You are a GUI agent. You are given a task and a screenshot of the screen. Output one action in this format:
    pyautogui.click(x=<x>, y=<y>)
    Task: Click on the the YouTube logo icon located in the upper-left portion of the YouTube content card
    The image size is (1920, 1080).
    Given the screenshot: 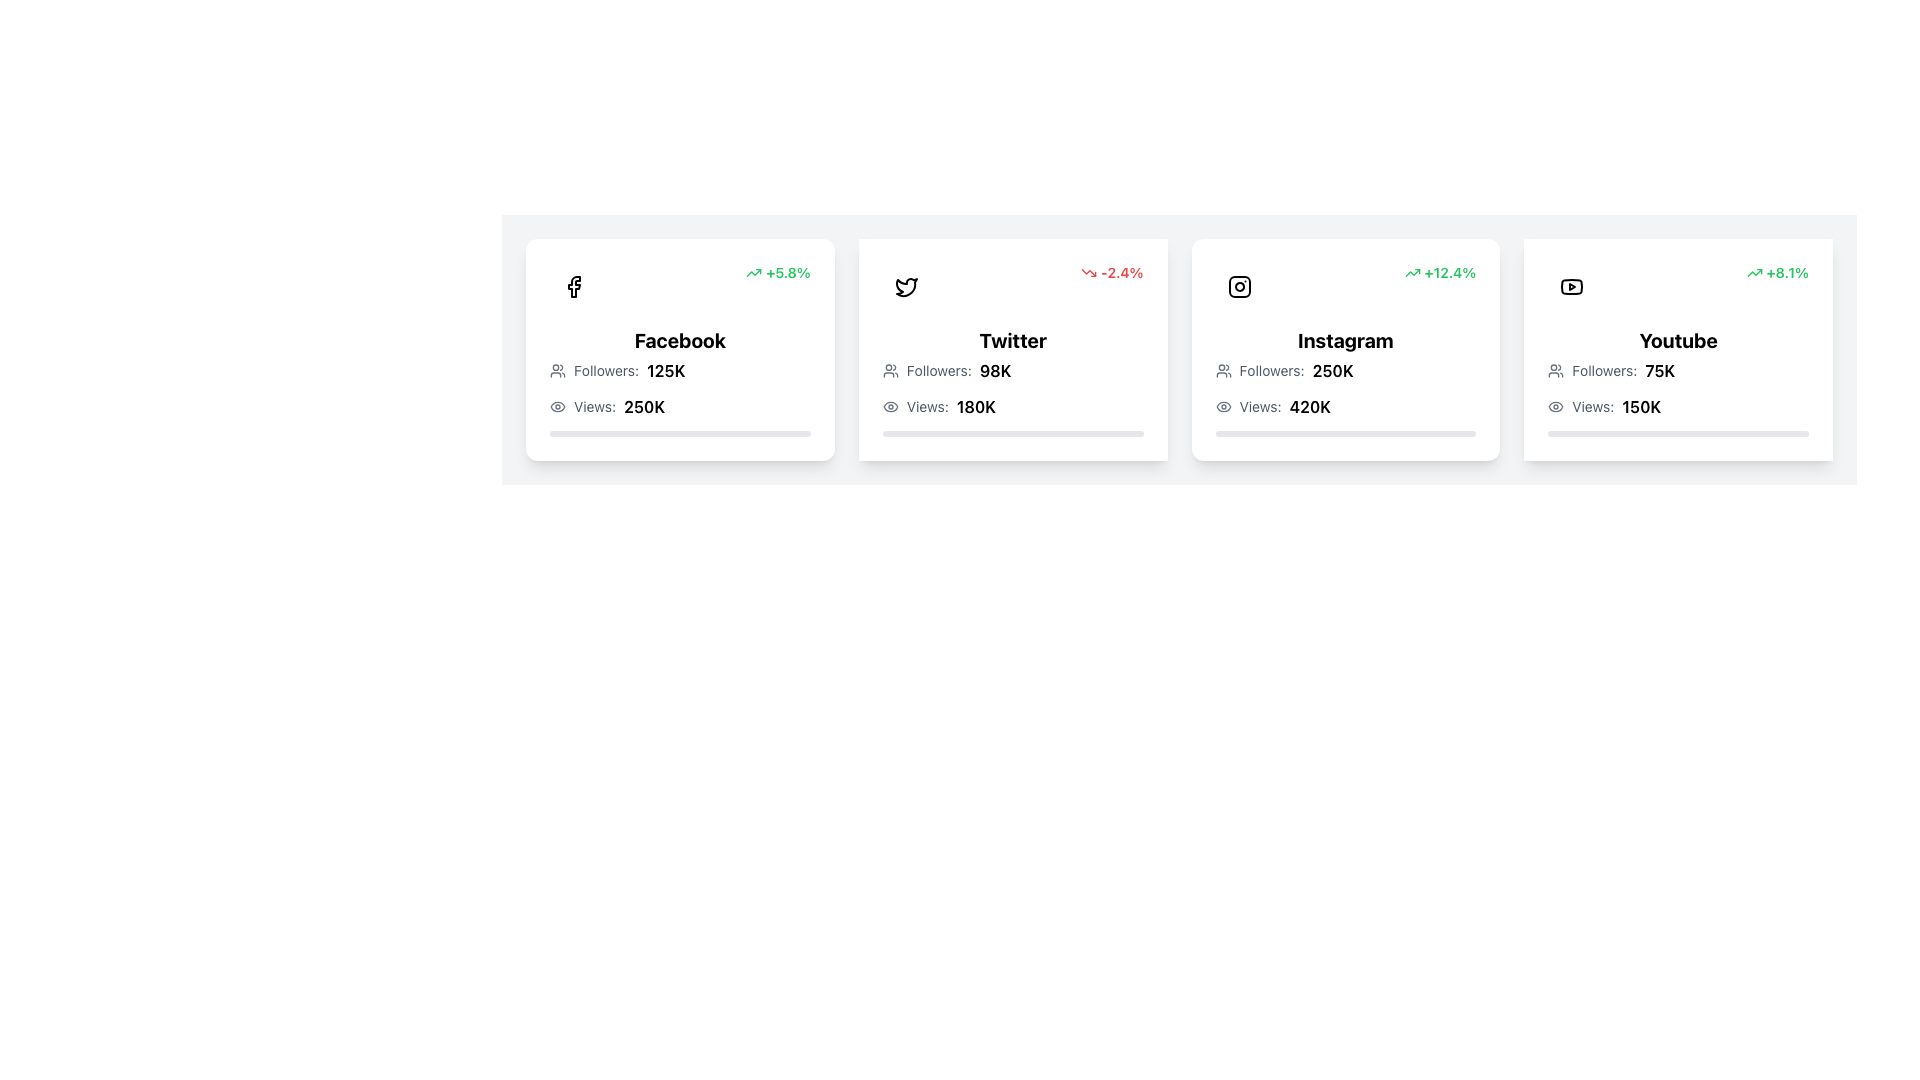 What is the action you would take?
    pyautogui.click(x=1571, y=286)
    